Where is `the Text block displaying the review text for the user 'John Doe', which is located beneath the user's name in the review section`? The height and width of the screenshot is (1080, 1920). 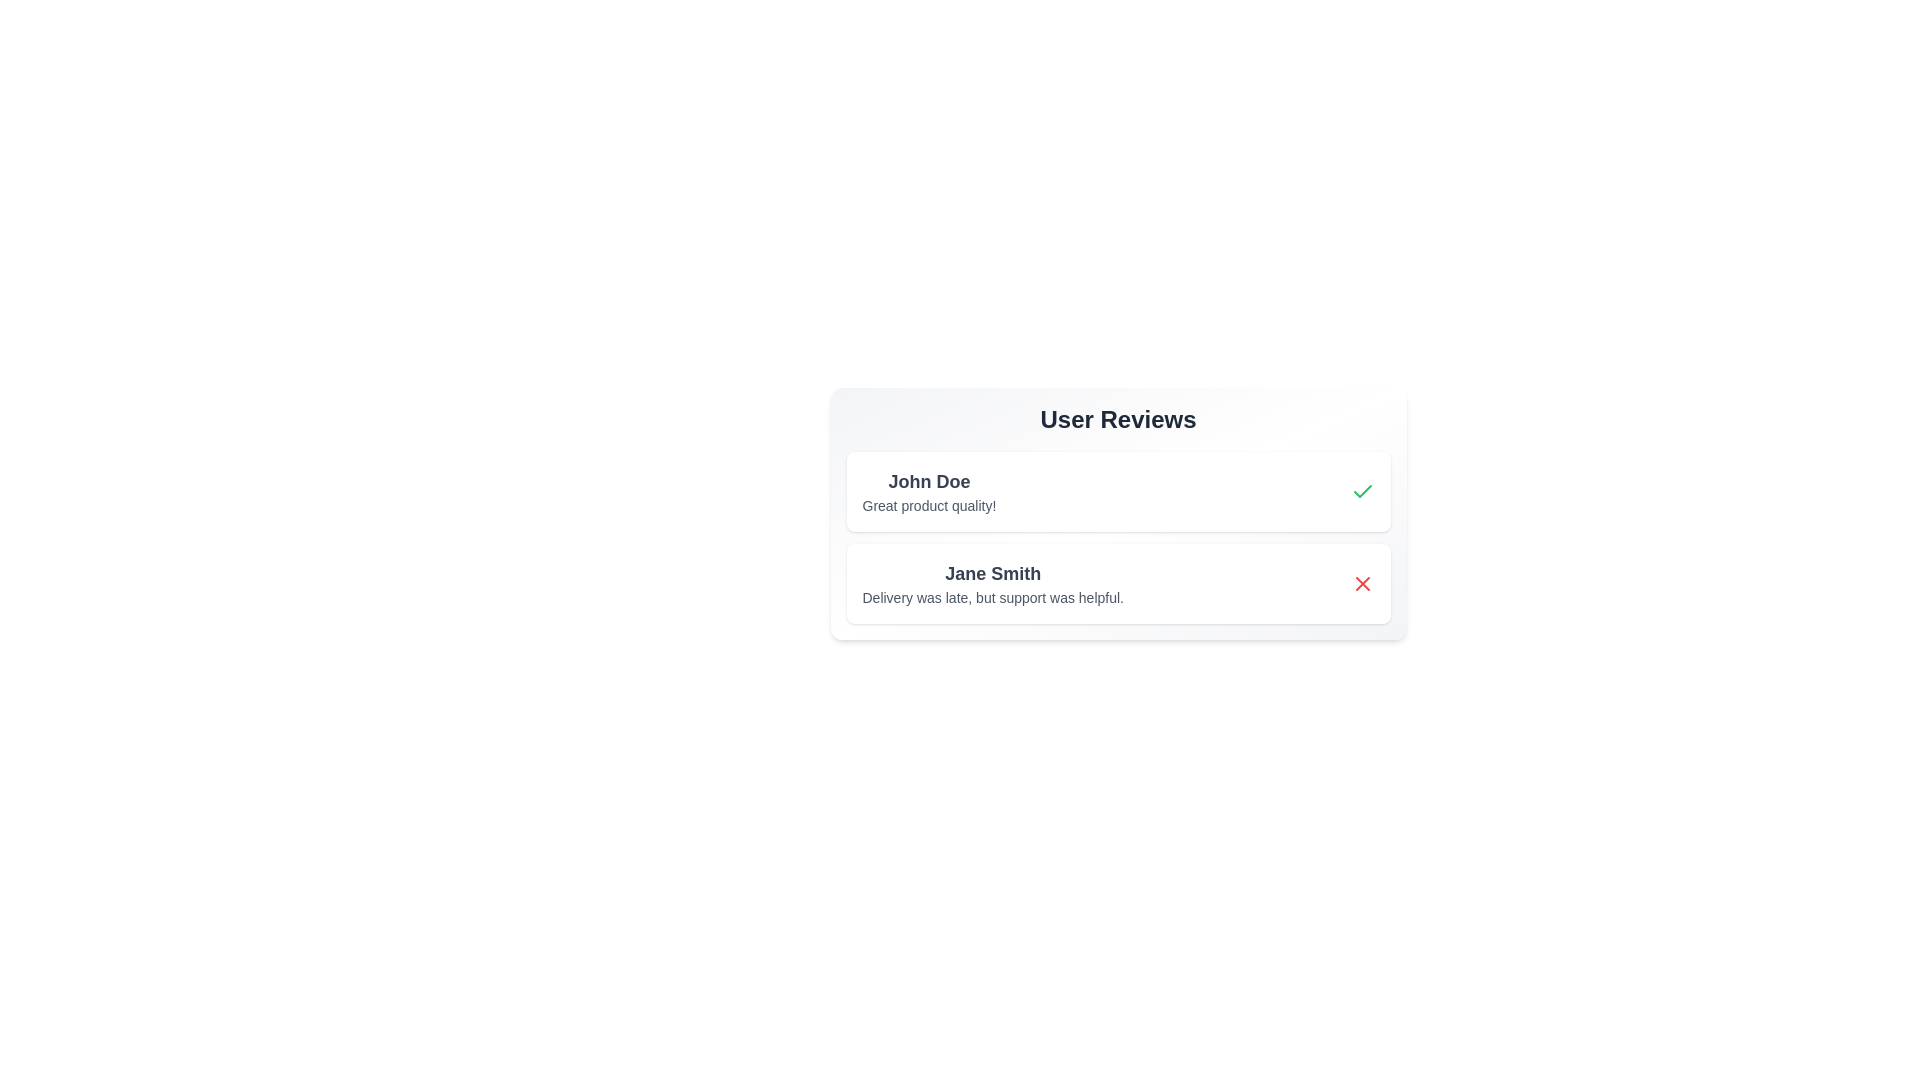 the Text block displaying the review text for the user 'John Doe', which is located beneath the user's name in the review section is located at coordinates (928, 504).